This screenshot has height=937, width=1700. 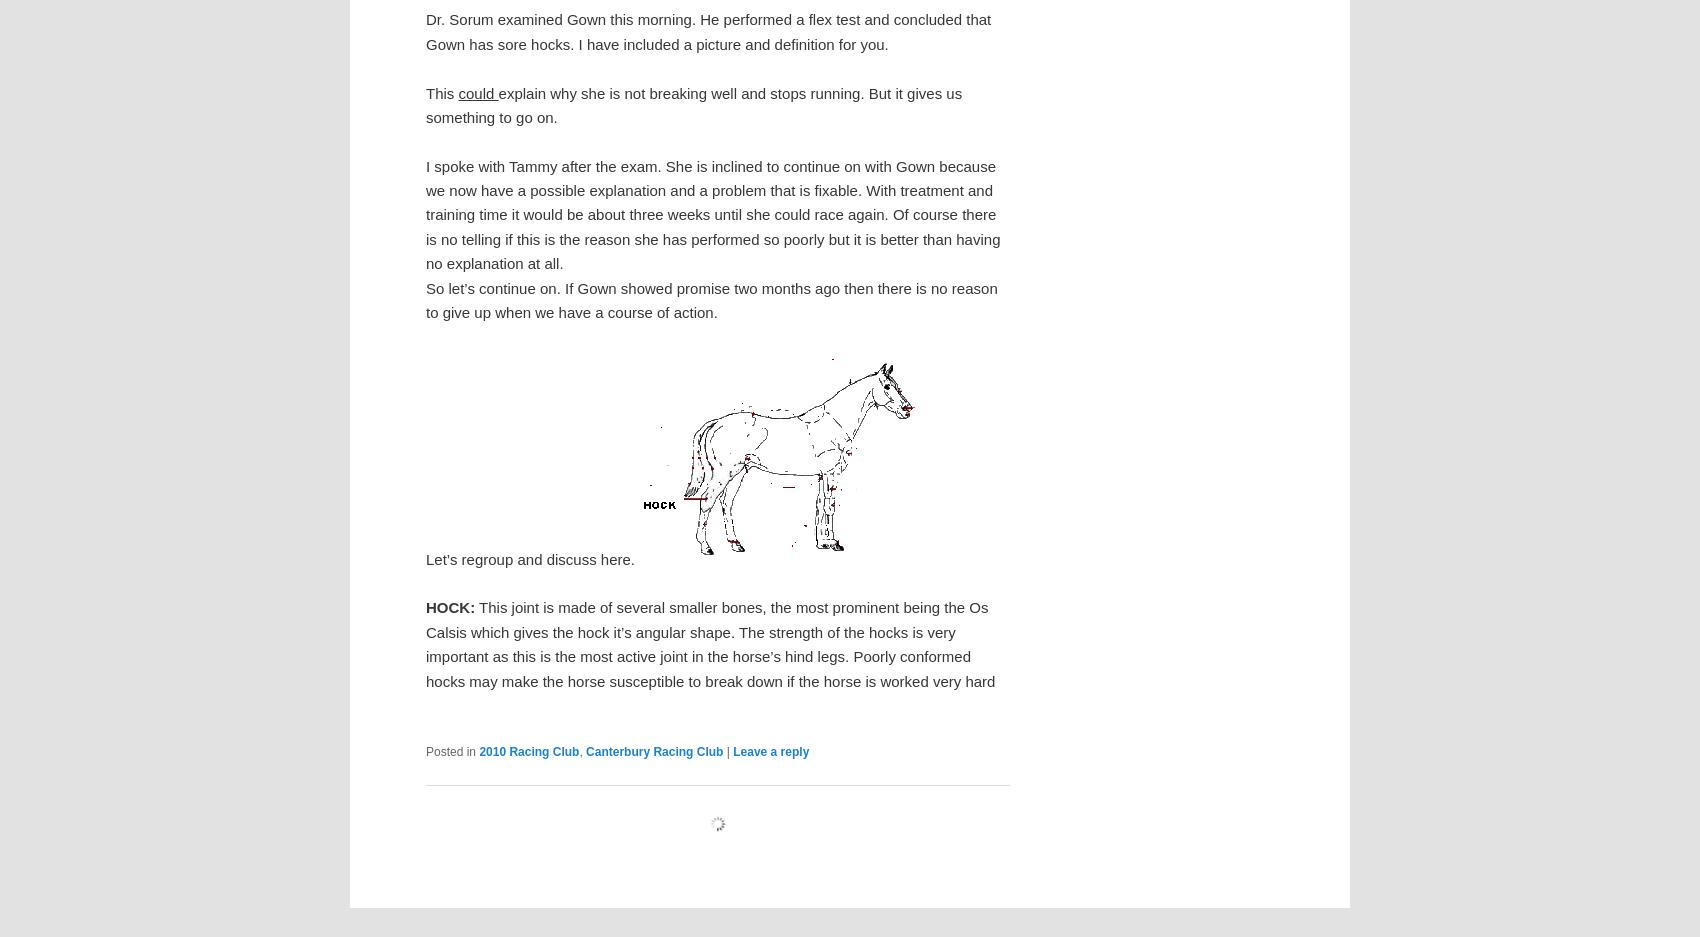 What do you see at coordinates (442, 91) in the screenshot?
I see `'This'` at bounding box center [442, 91].